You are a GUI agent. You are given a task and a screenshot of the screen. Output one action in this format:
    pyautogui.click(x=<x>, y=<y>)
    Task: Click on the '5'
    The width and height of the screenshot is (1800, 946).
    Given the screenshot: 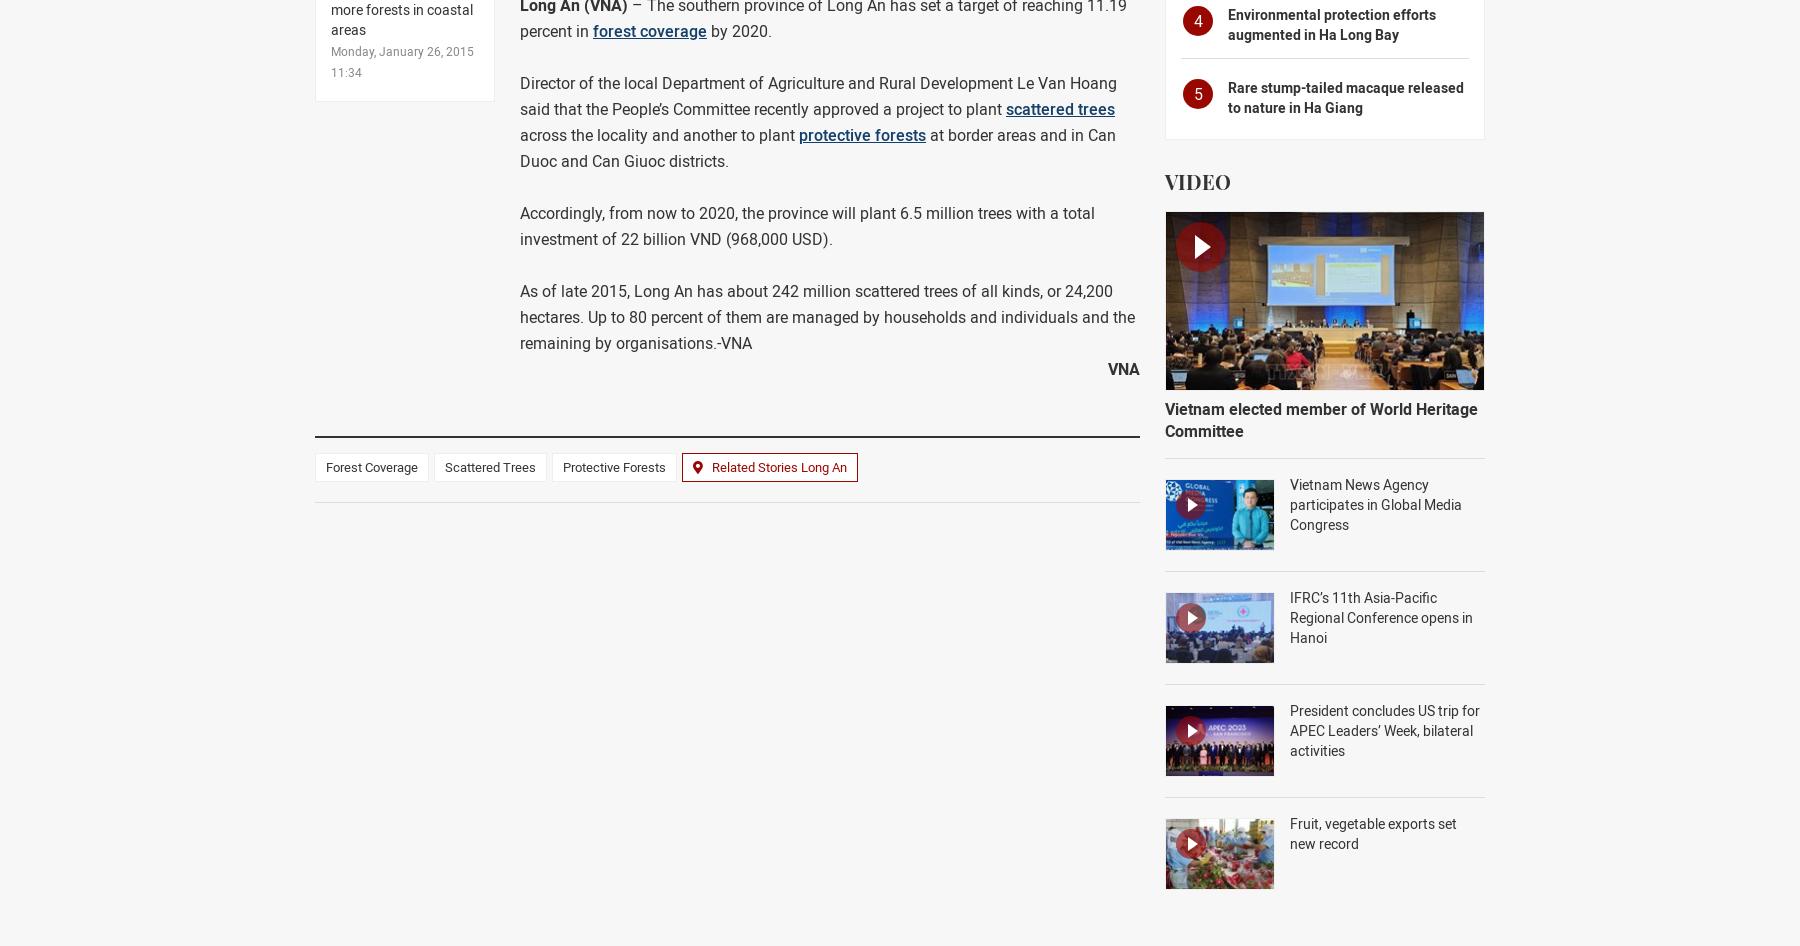 What is the action you would take?
    pyautogui.click(x=1192, y=92)
    